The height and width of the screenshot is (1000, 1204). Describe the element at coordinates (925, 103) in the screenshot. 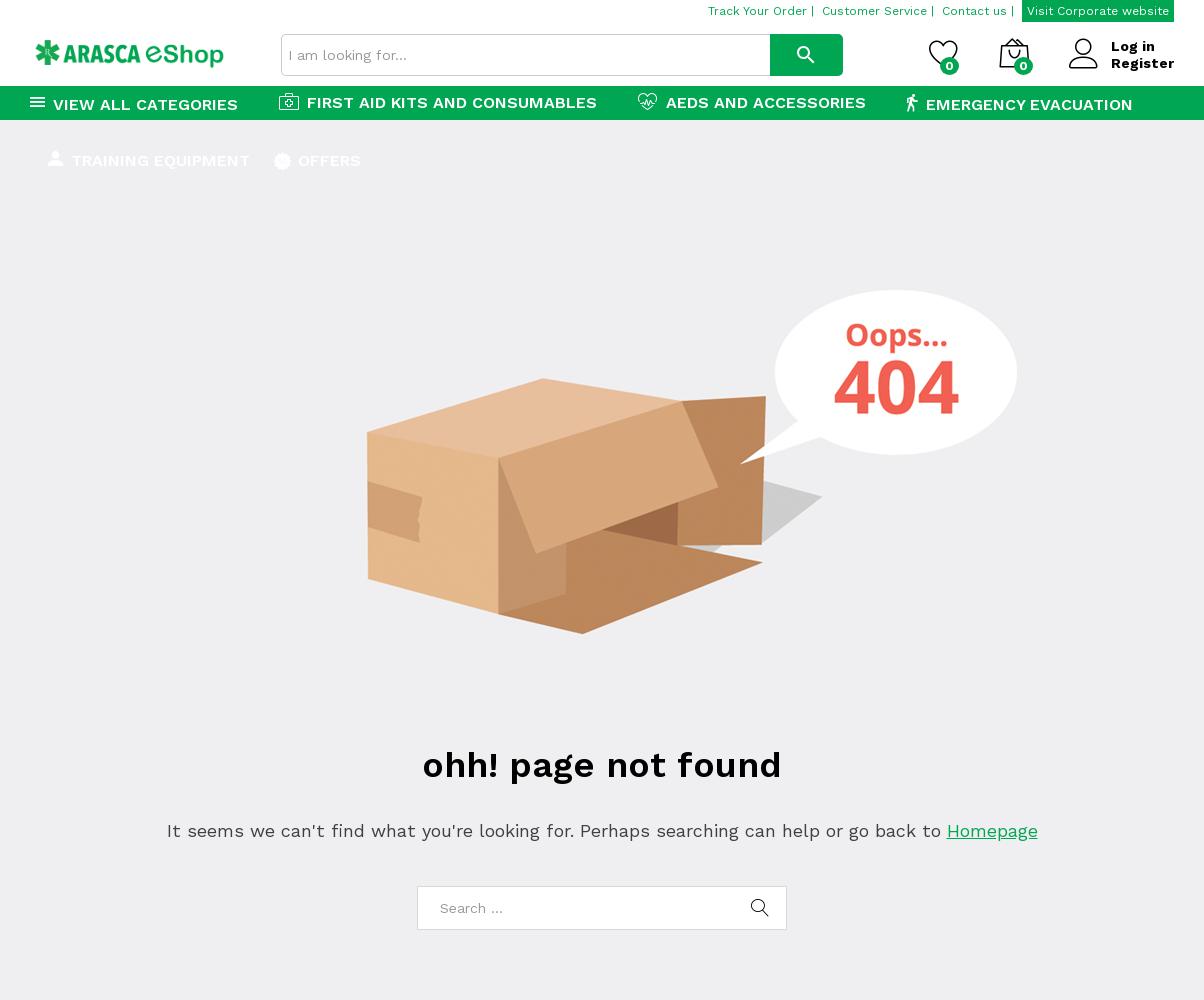

I see `'Emergency Evacuation'` at that location.